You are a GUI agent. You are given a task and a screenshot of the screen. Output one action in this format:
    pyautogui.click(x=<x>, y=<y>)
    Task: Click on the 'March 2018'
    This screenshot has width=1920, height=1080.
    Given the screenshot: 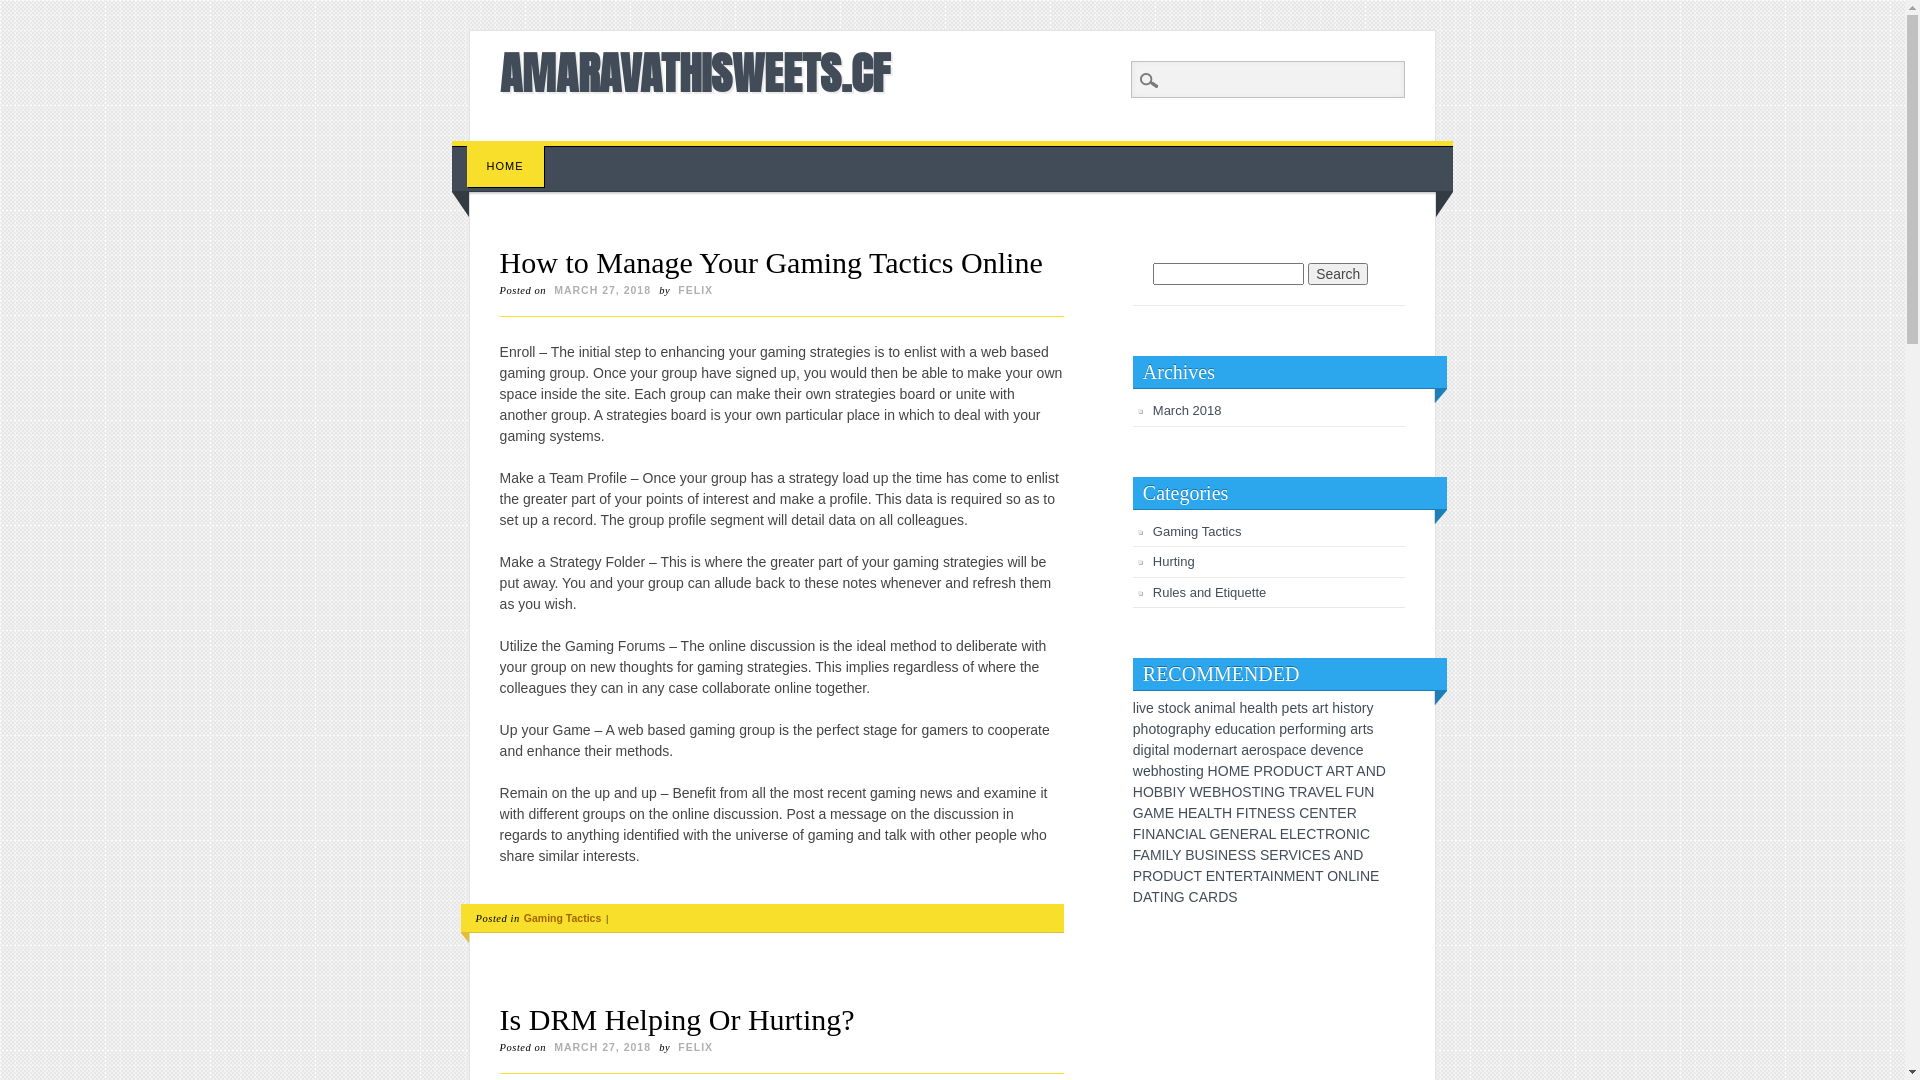 What is the action you would take?
    pyautogui.click(x=1187, y=409)
    